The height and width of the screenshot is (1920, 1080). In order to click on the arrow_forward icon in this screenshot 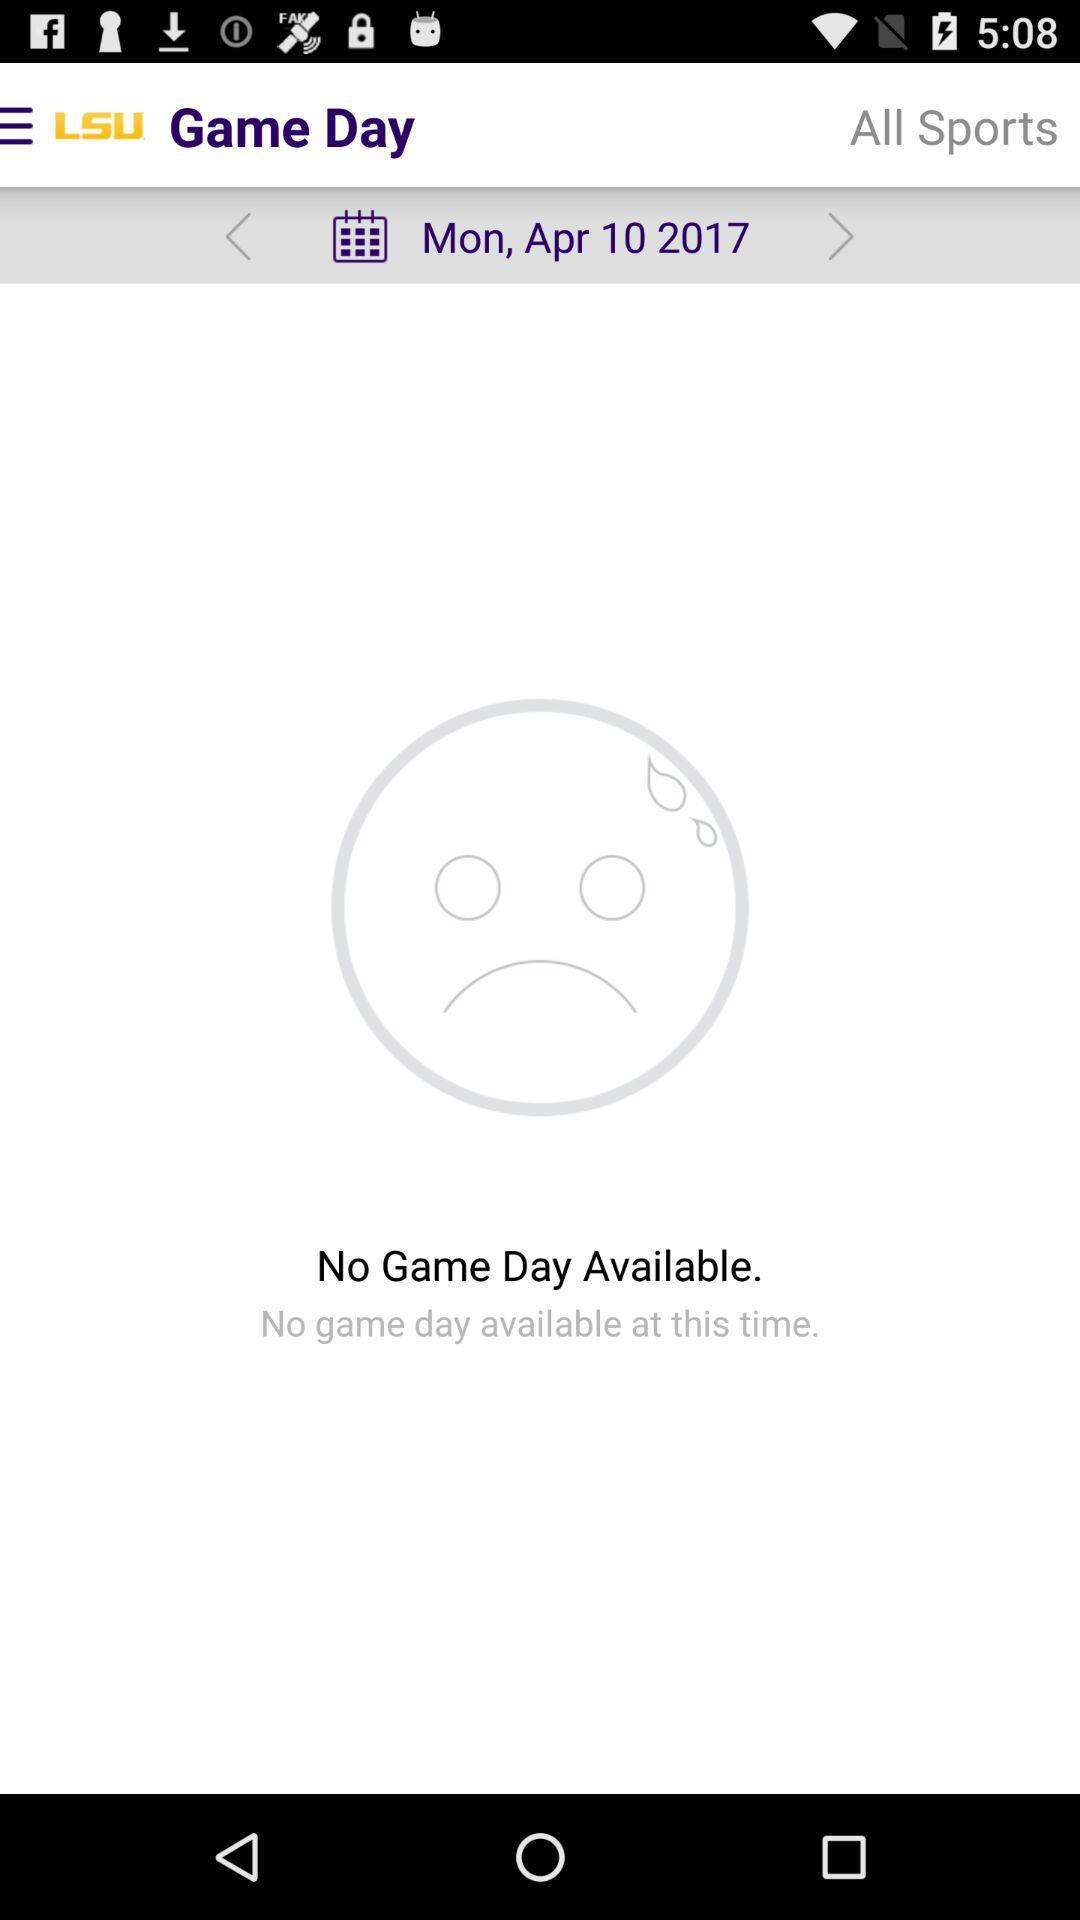, I will do `click(841, 251)`.